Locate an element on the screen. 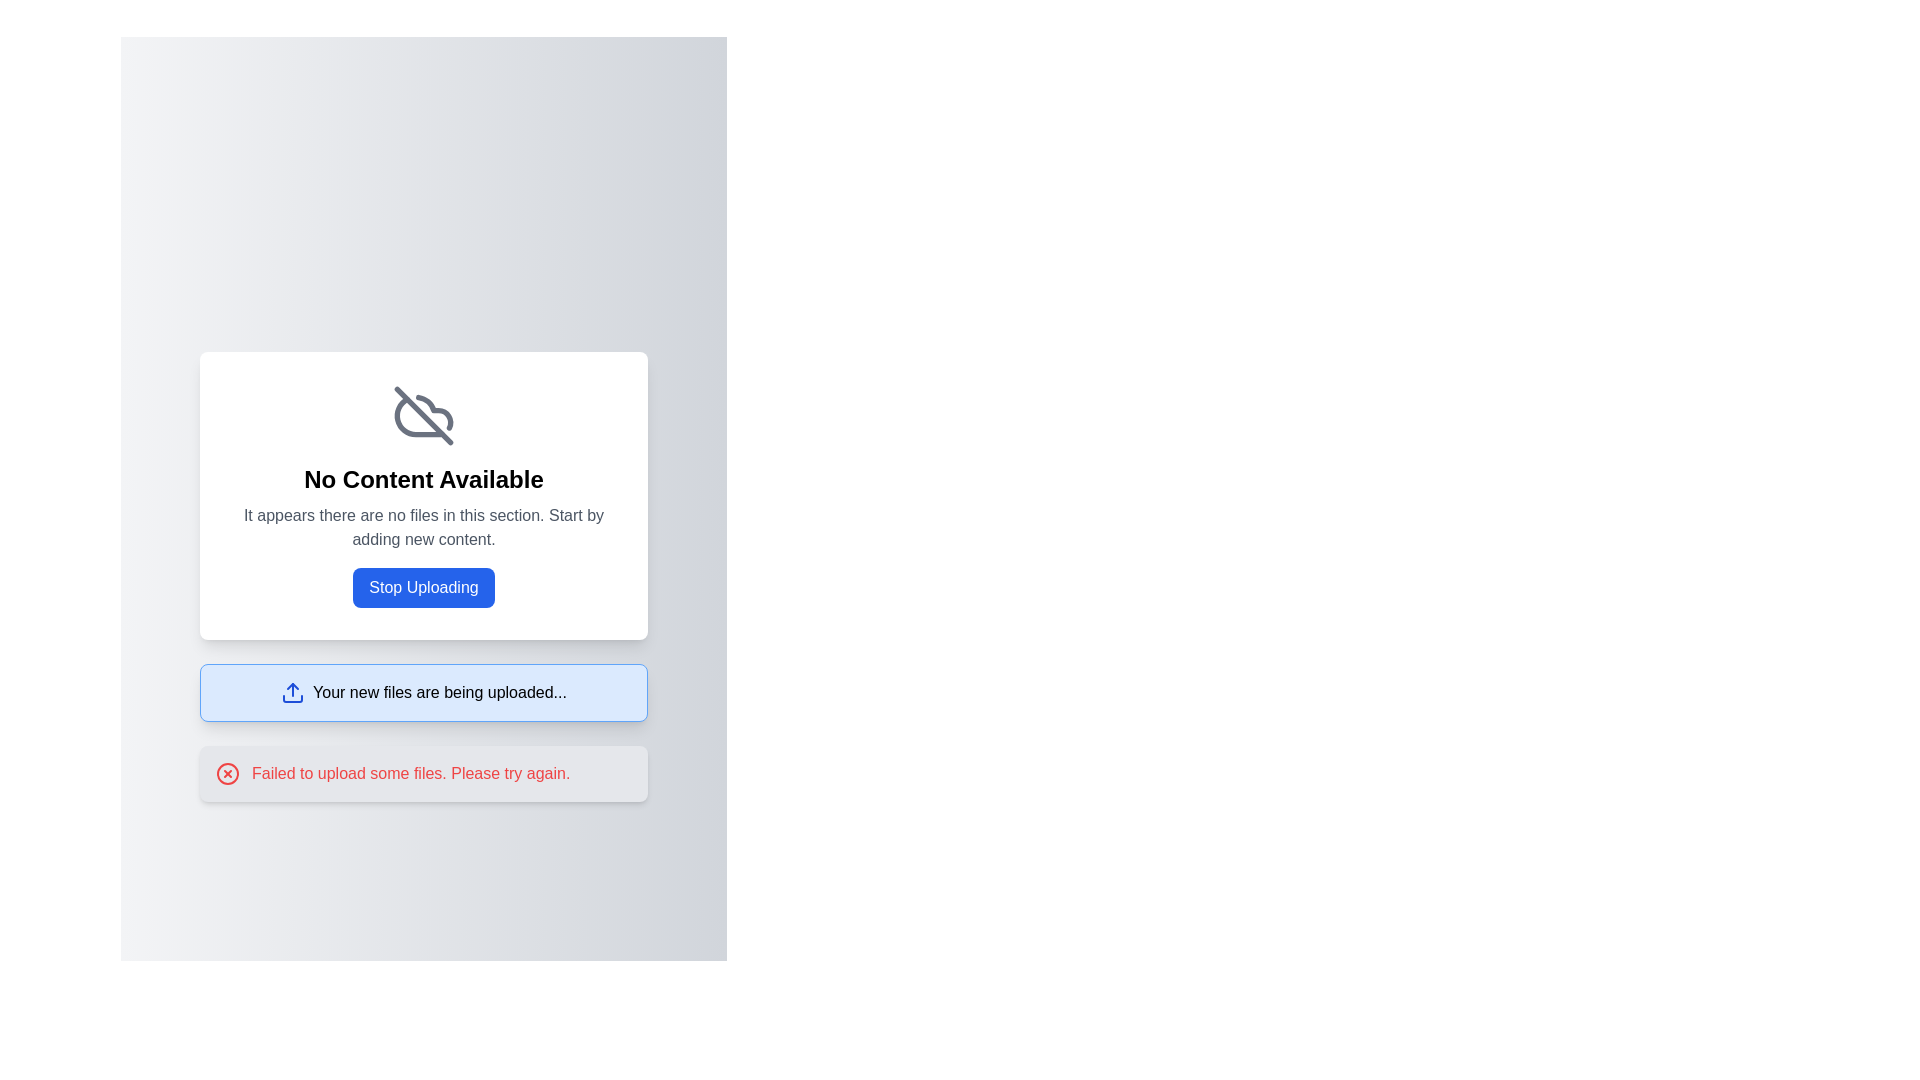  the bold, centered text label reading 'No Content Available' is located at coordinates (422, 478).